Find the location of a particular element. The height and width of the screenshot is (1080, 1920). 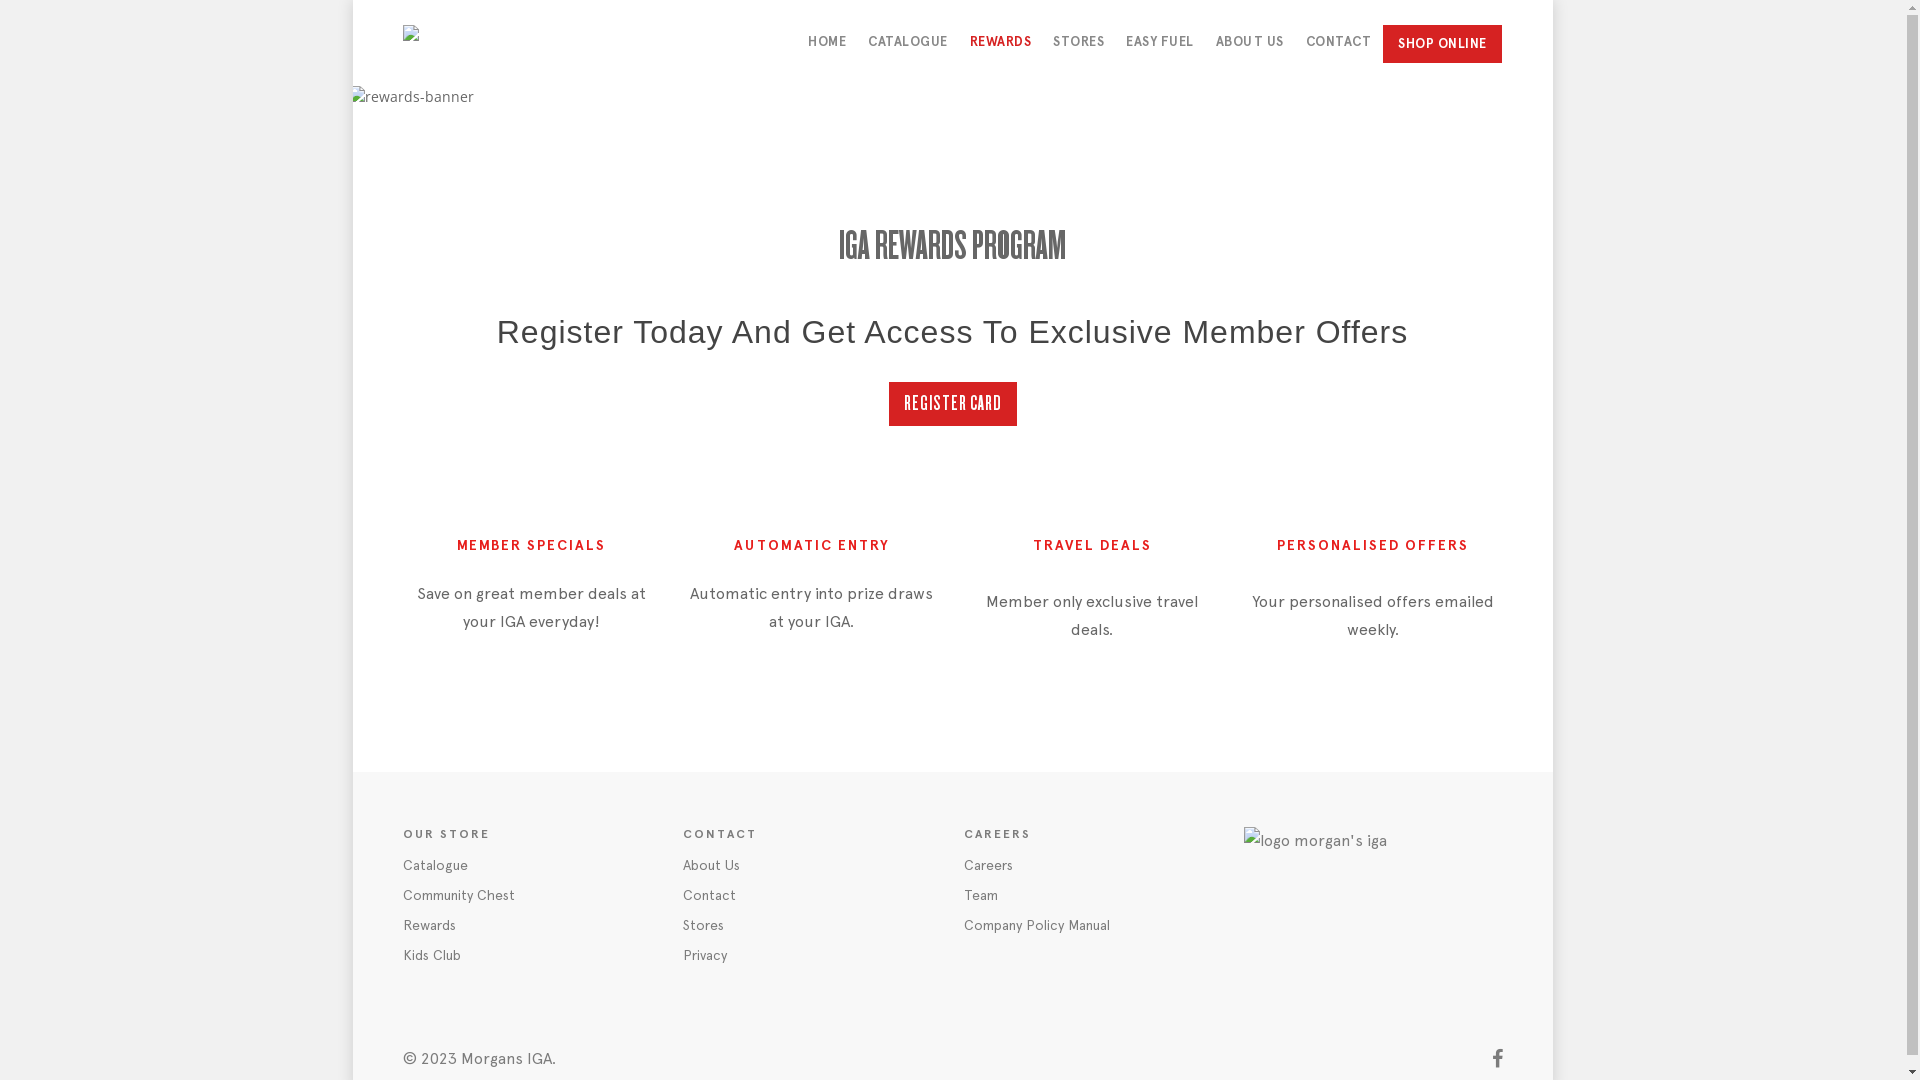

'HOME' is located at coordinates (826, 53).